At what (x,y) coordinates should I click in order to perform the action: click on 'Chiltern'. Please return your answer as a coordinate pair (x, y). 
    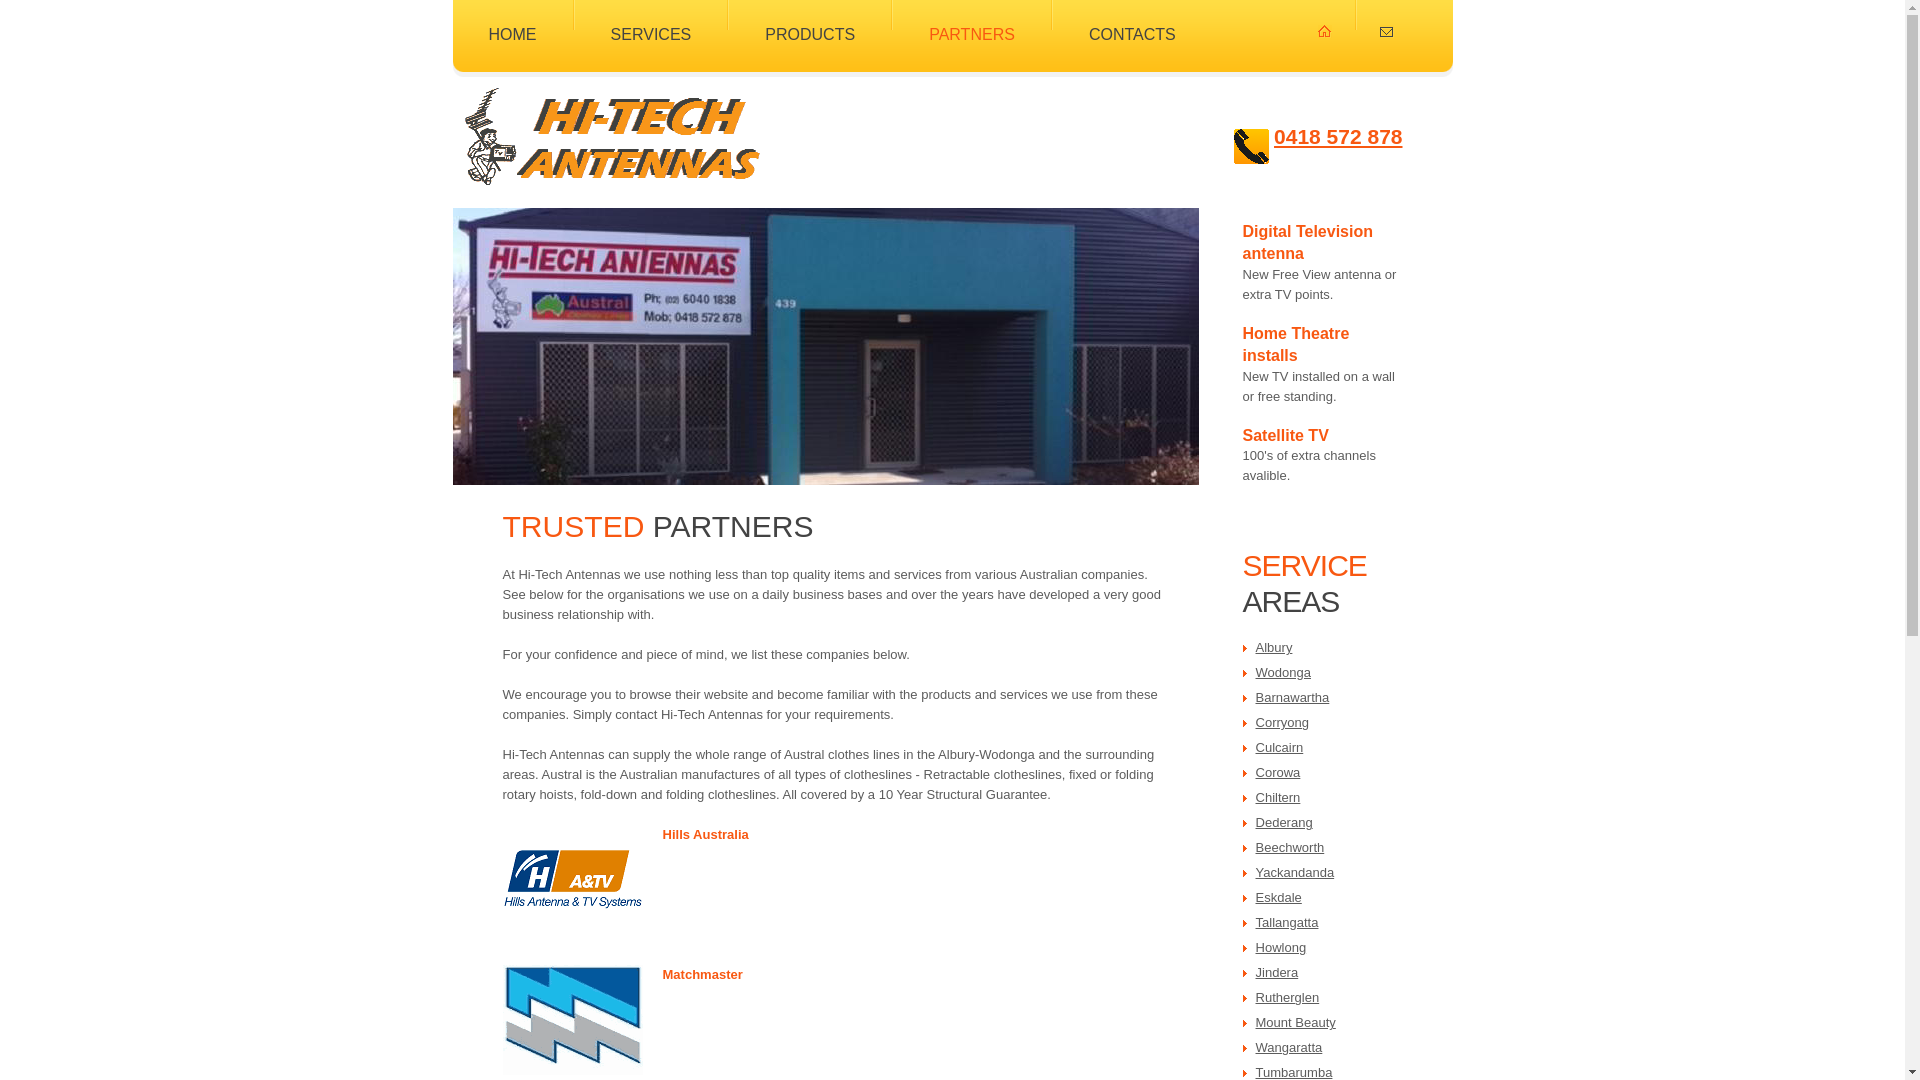
    Looking at the image, I should click on (1277, 796).